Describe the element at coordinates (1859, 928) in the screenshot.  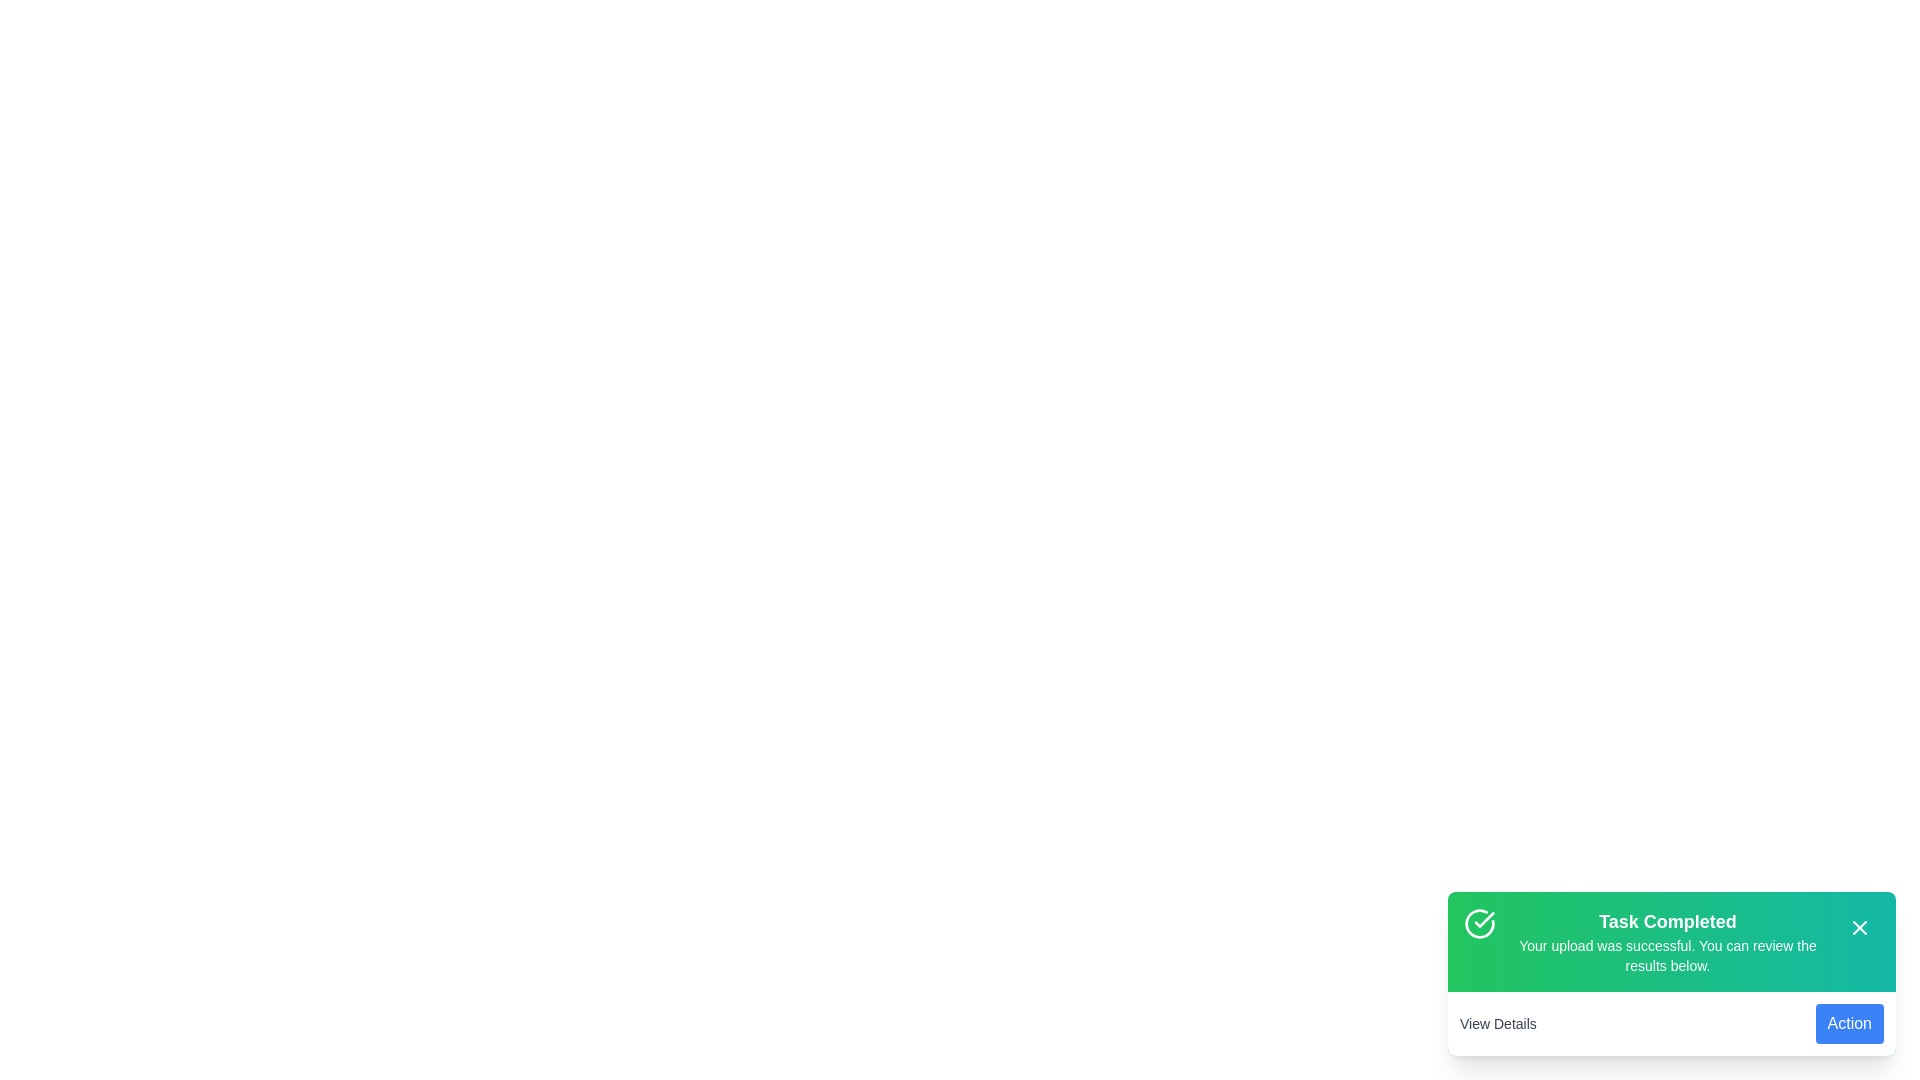
I see `the close button to dismiss the notification` at that location.